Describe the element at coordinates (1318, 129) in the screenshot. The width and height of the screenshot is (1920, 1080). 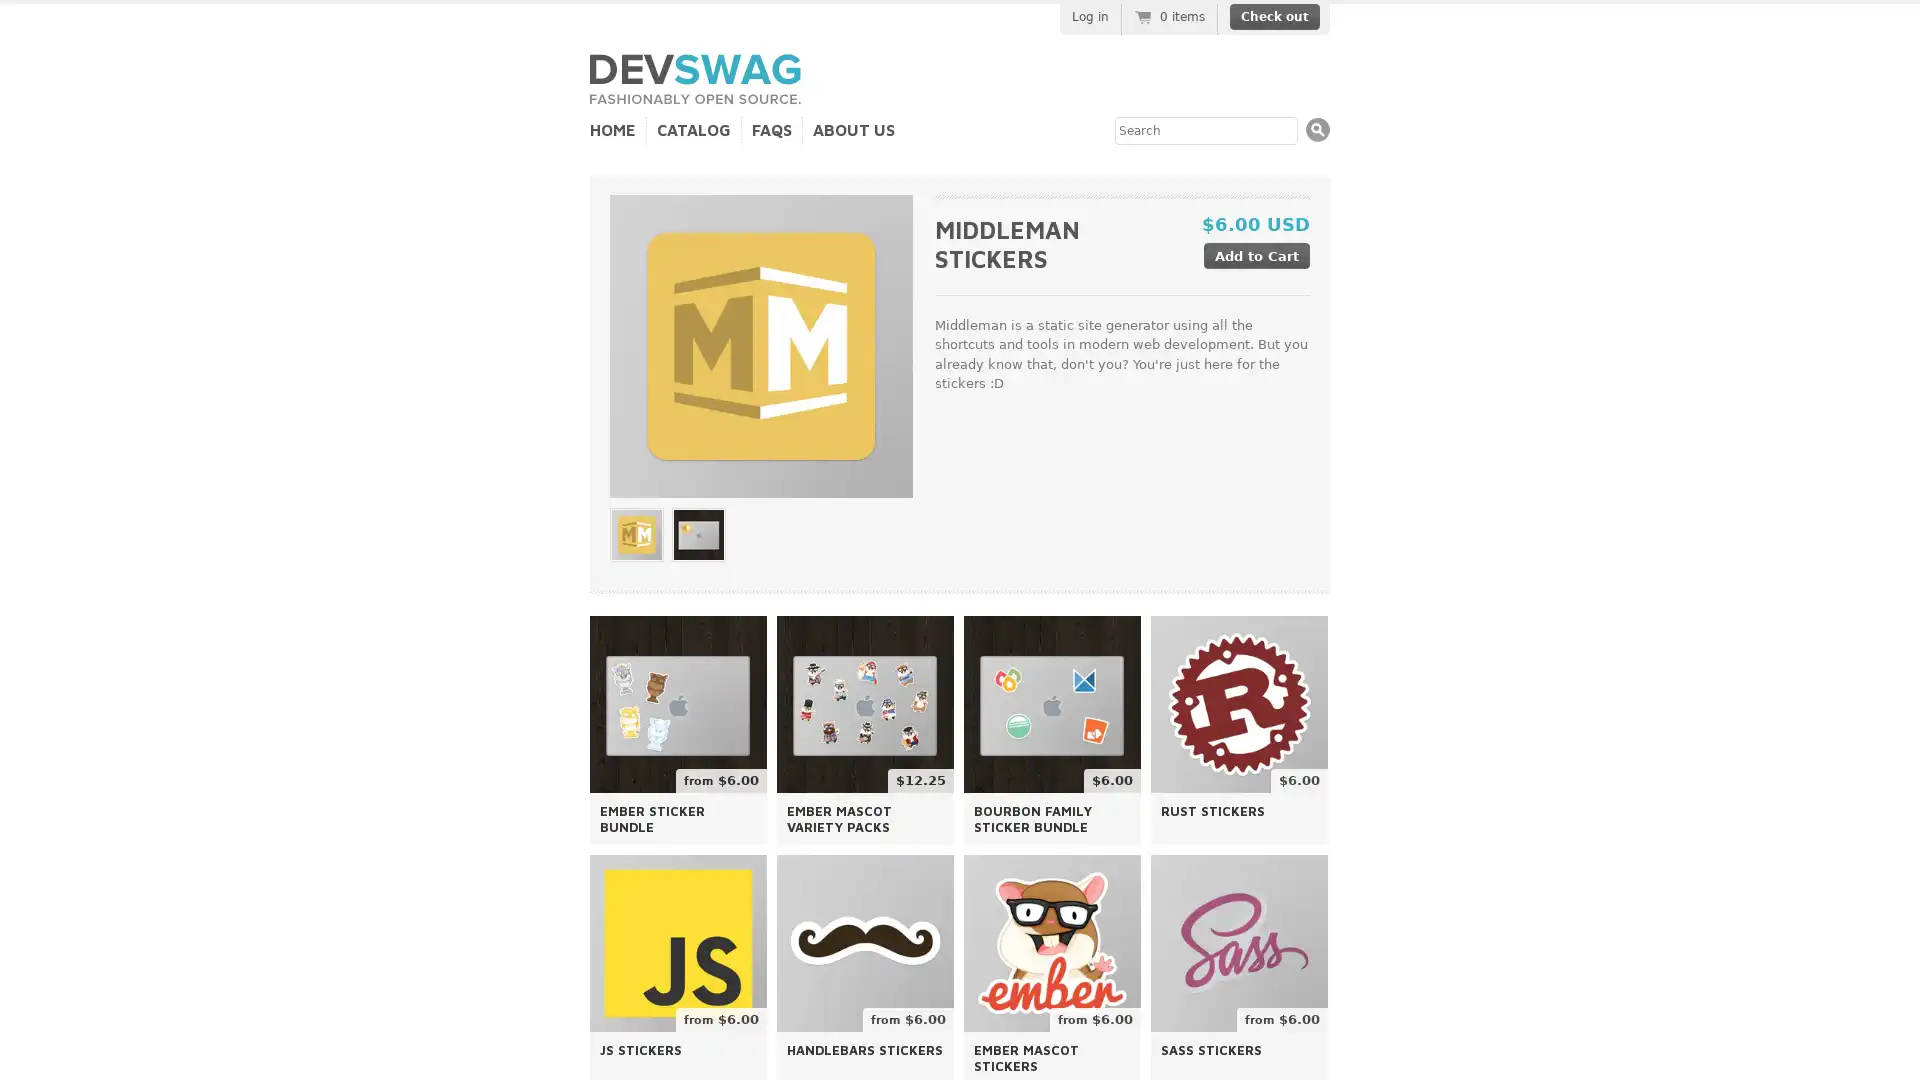
I see `Search` at that location.